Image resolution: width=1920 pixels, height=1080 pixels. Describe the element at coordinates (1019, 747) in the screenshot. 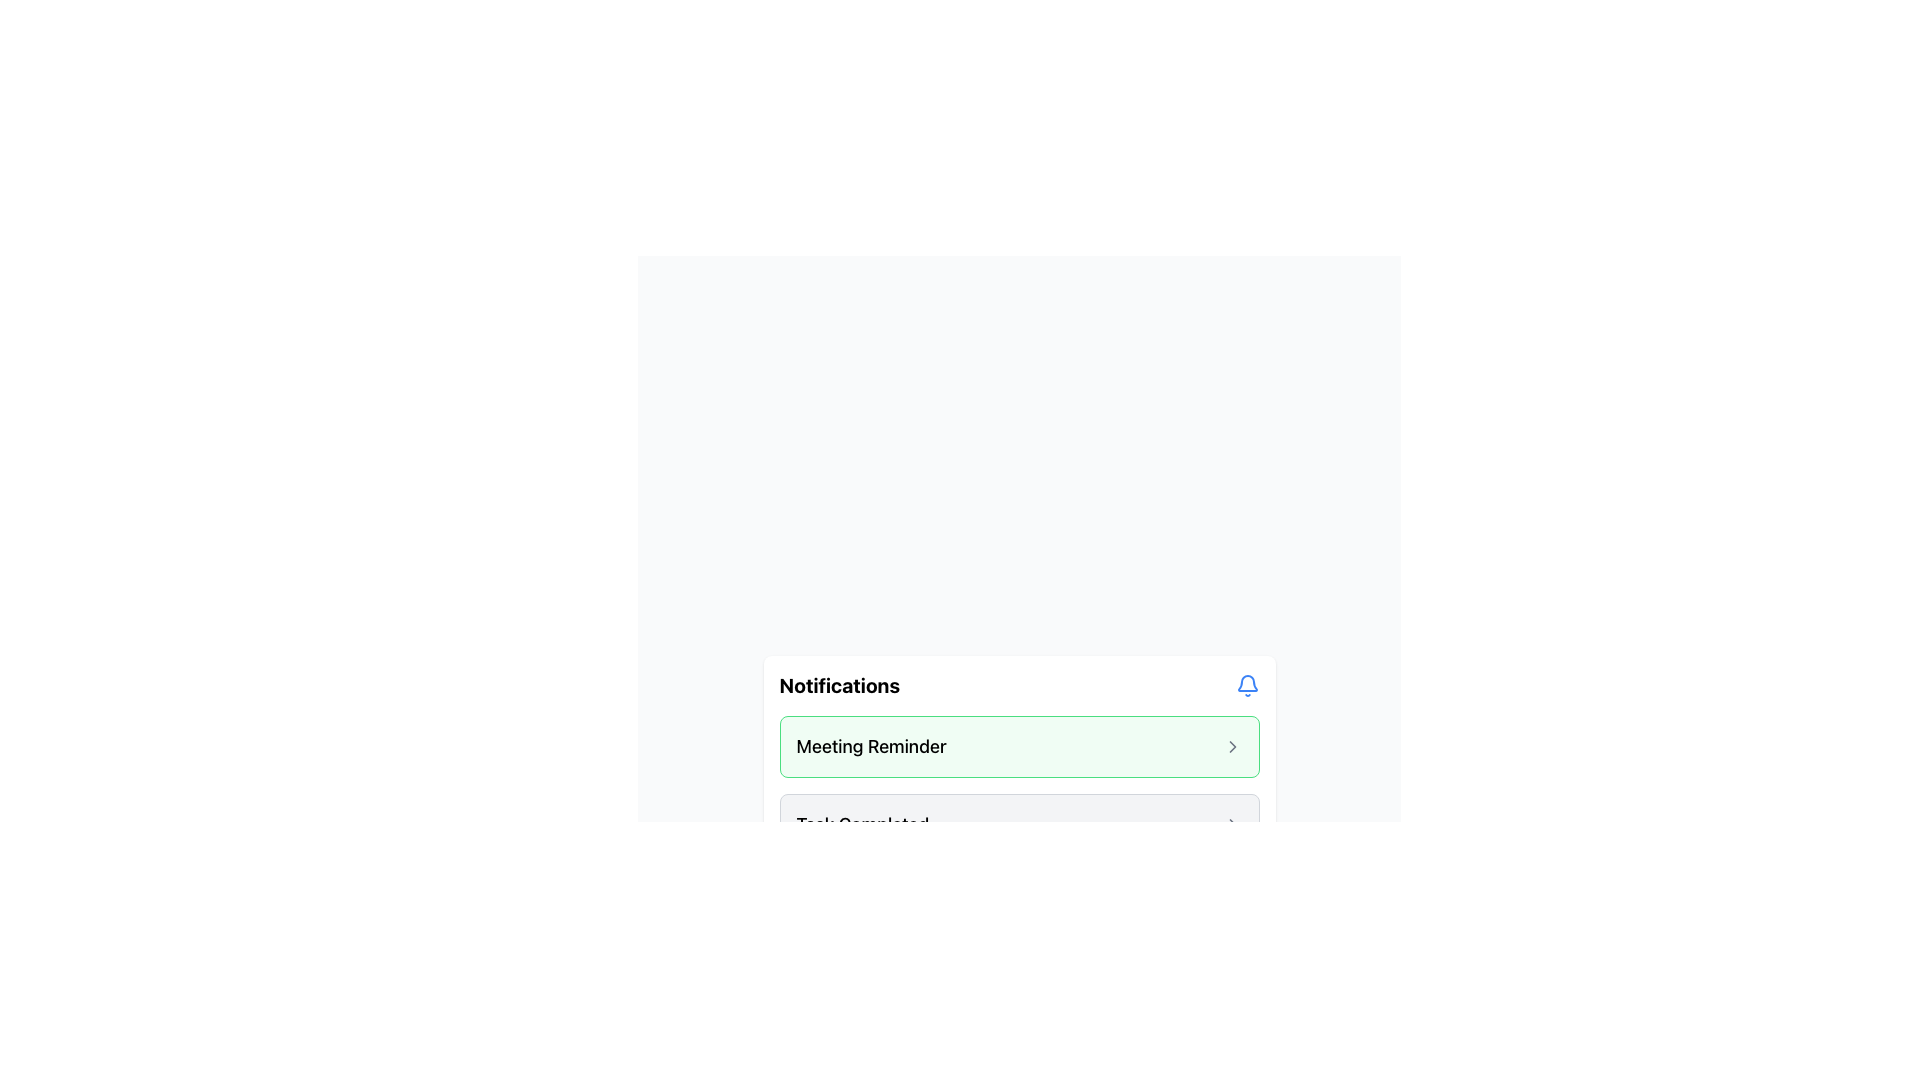

I see `the 'Meeting Reminder' list item in the Notifications section` at that location.